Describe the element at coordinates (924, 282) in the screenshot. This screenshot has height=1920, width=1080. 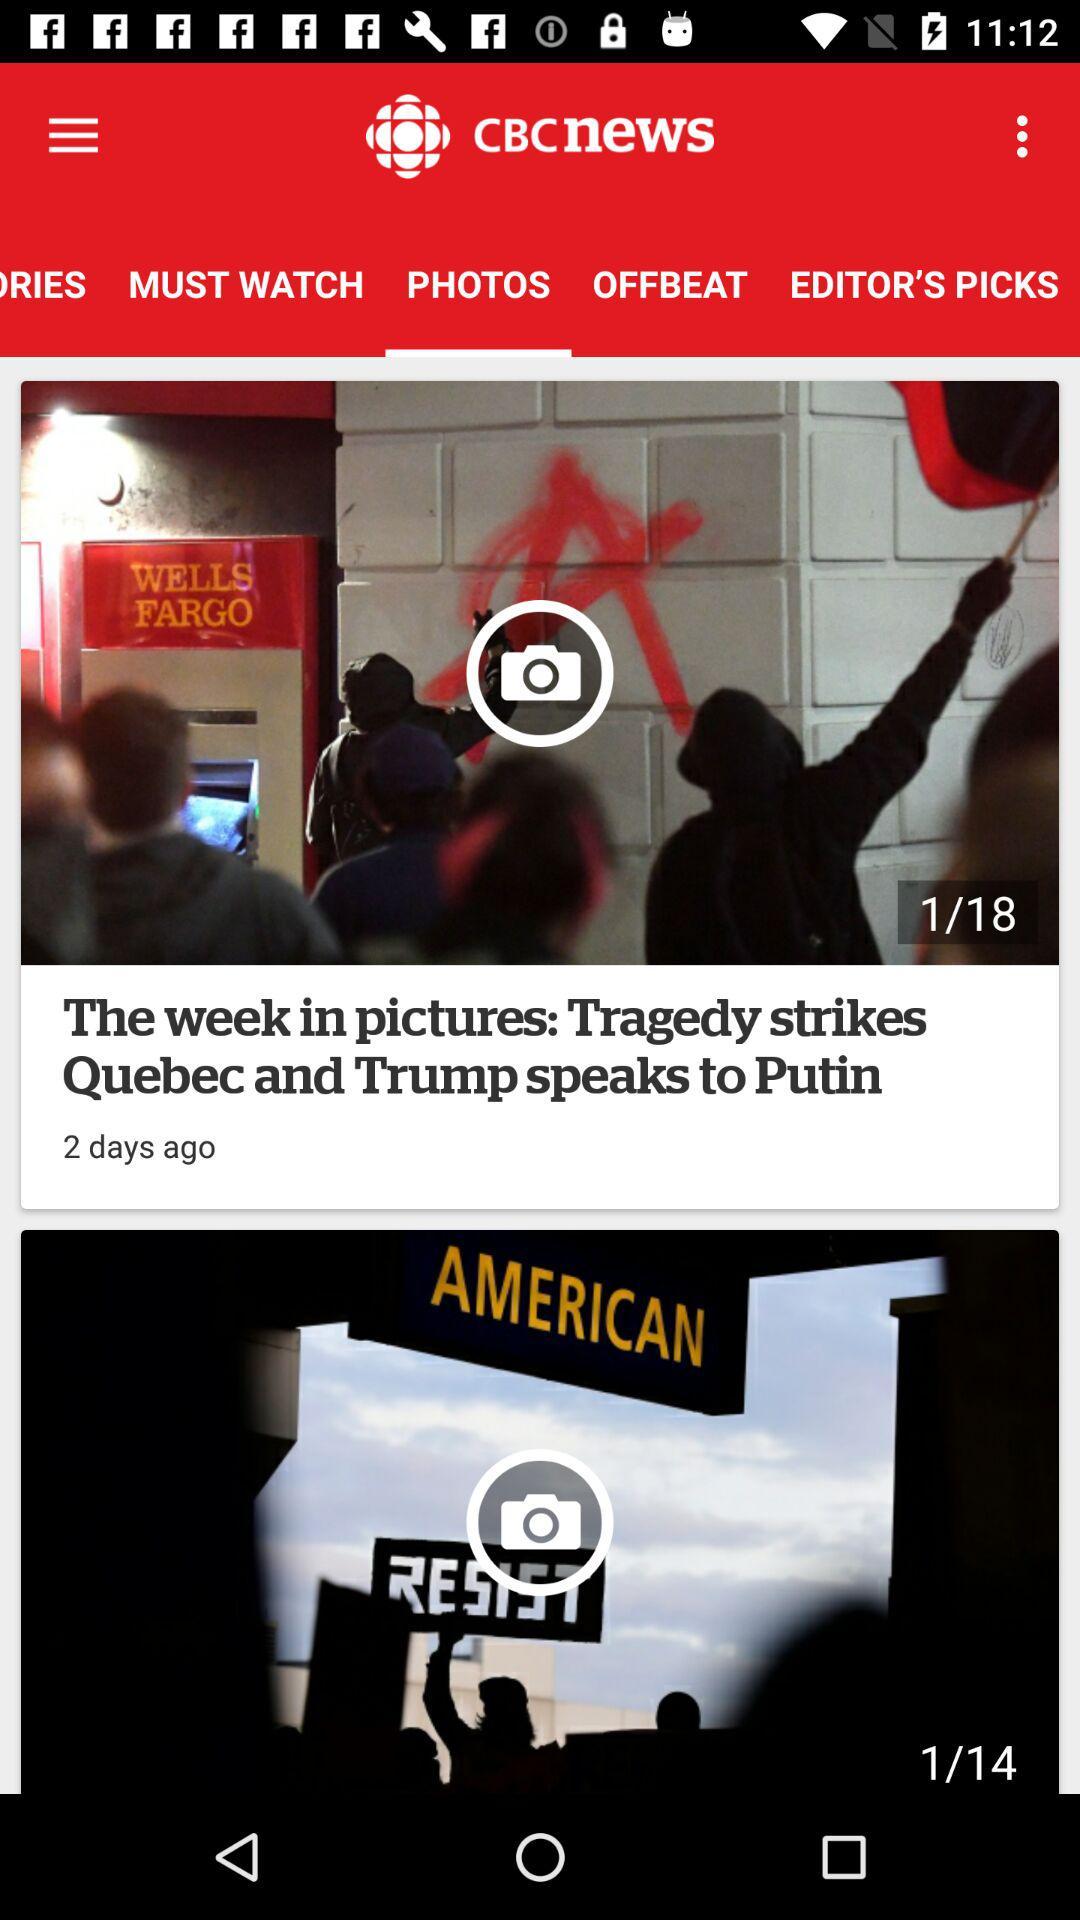
I see `the item next to the offbeat` at that location.